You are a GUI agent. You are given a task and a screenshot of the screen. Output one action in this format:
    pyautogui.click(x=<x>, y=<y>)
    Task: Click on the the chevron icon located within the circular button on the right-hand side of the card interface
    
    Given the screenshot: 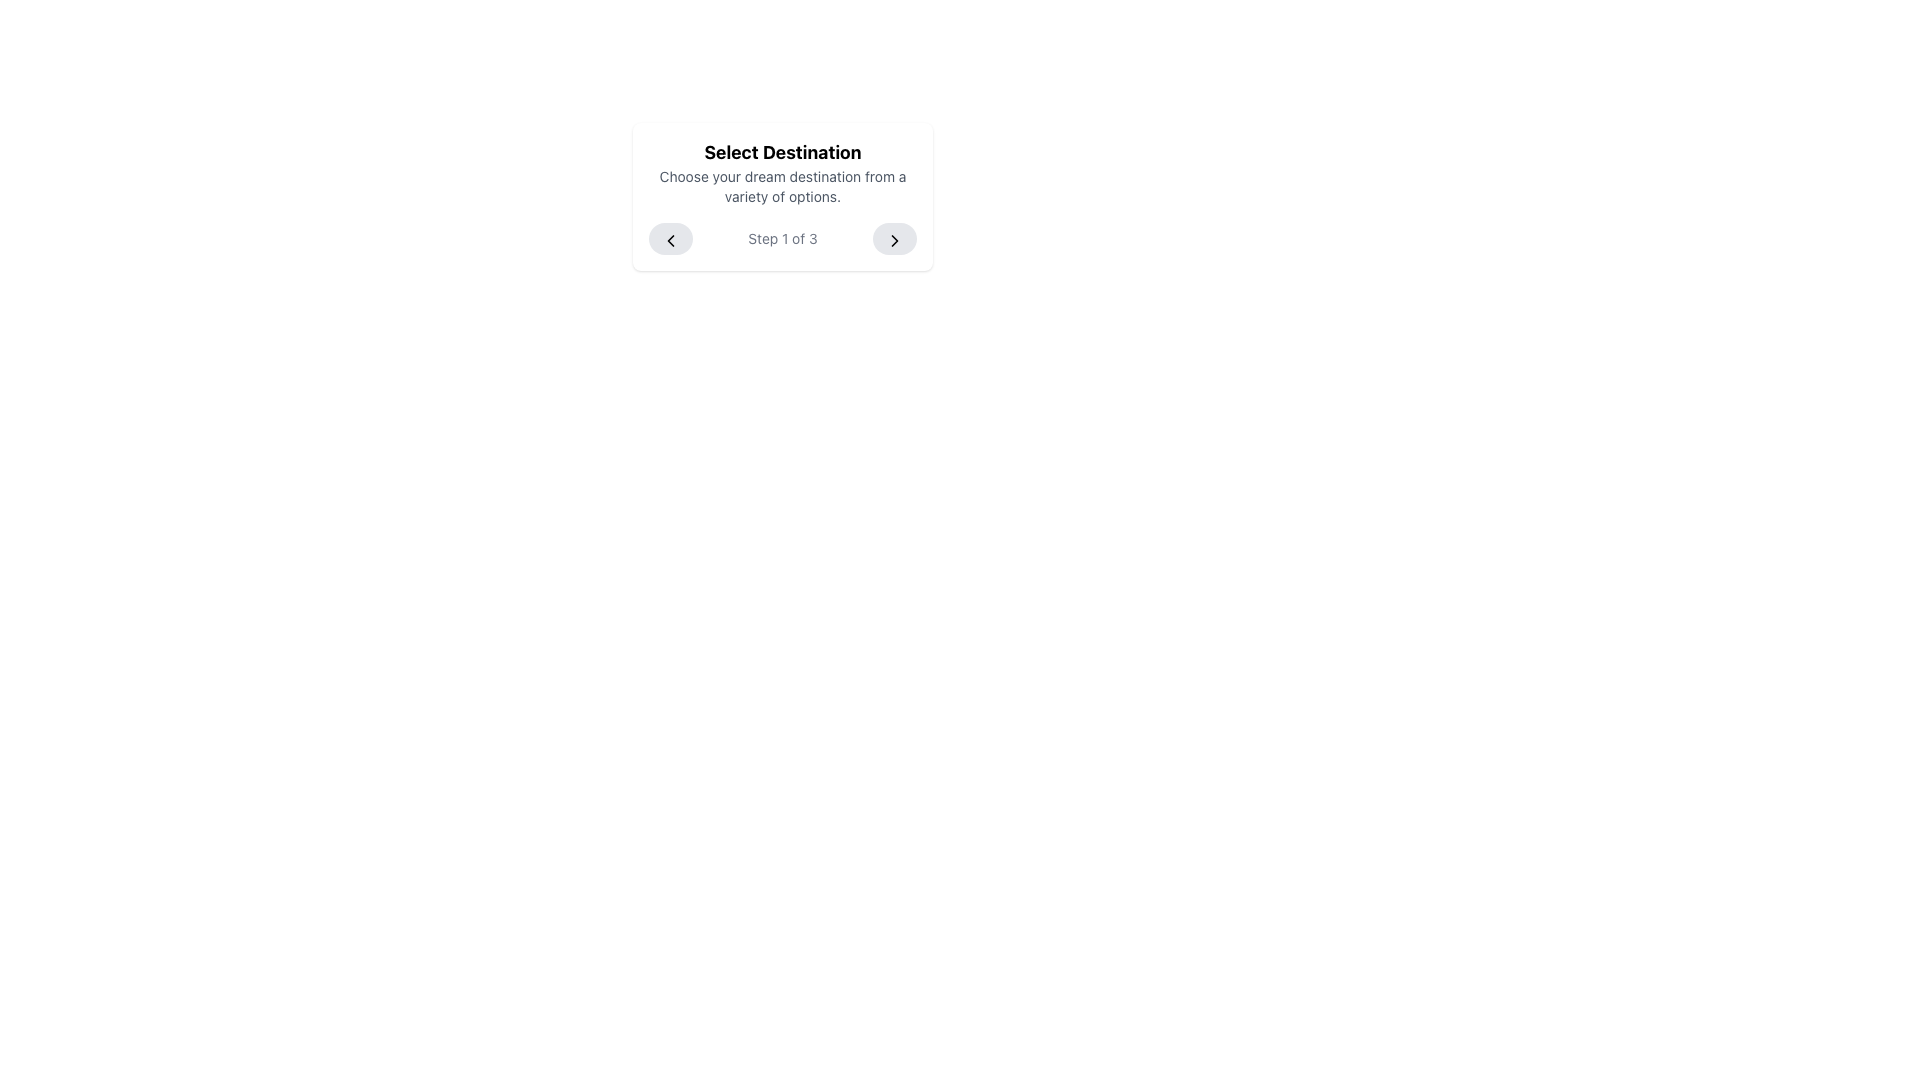 What is the action you would take?
    pyautogui.click(x=893, y=238)
    